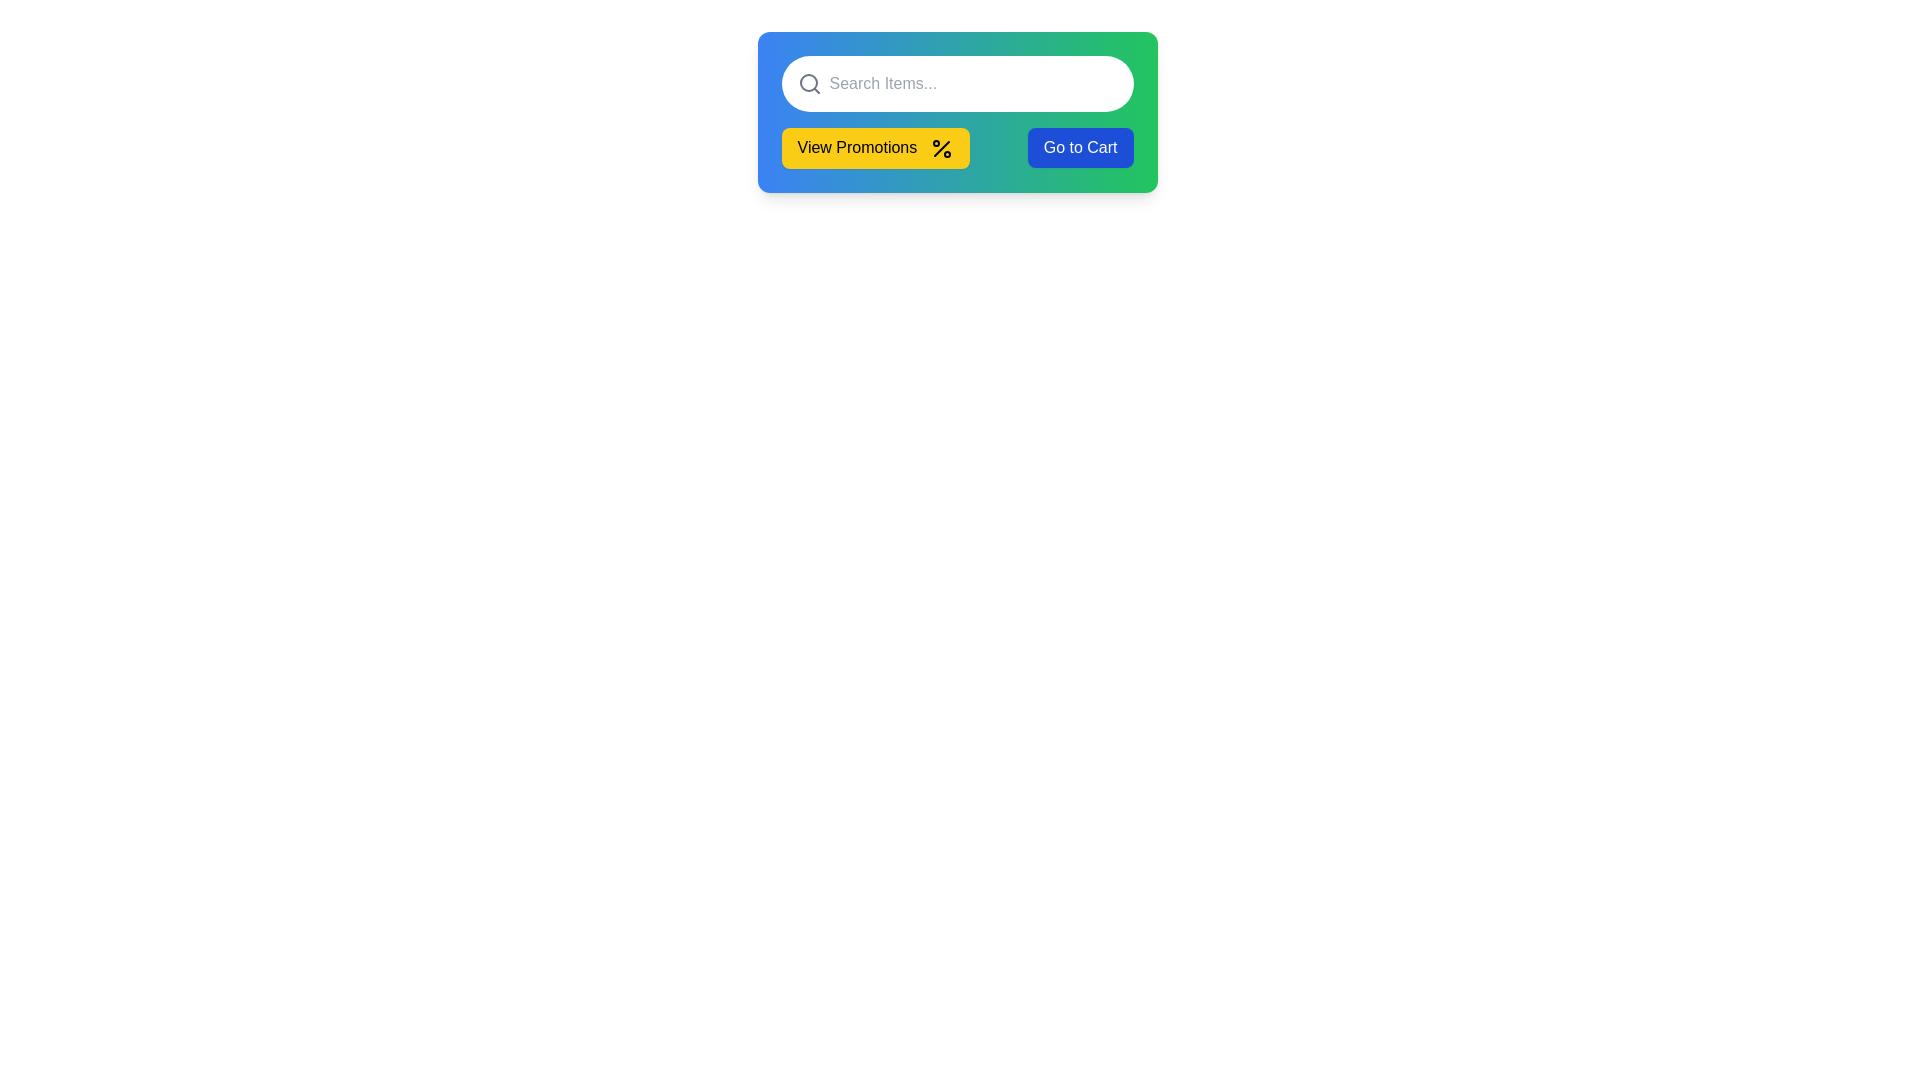 This screenshot has height=1080, width=1920. Describe the element at coordinates (809, 83) in the screenshot. I see `the search icon located on the left side of the search bar, adjacent to the placeholder text 'Search Items...'` at that location.